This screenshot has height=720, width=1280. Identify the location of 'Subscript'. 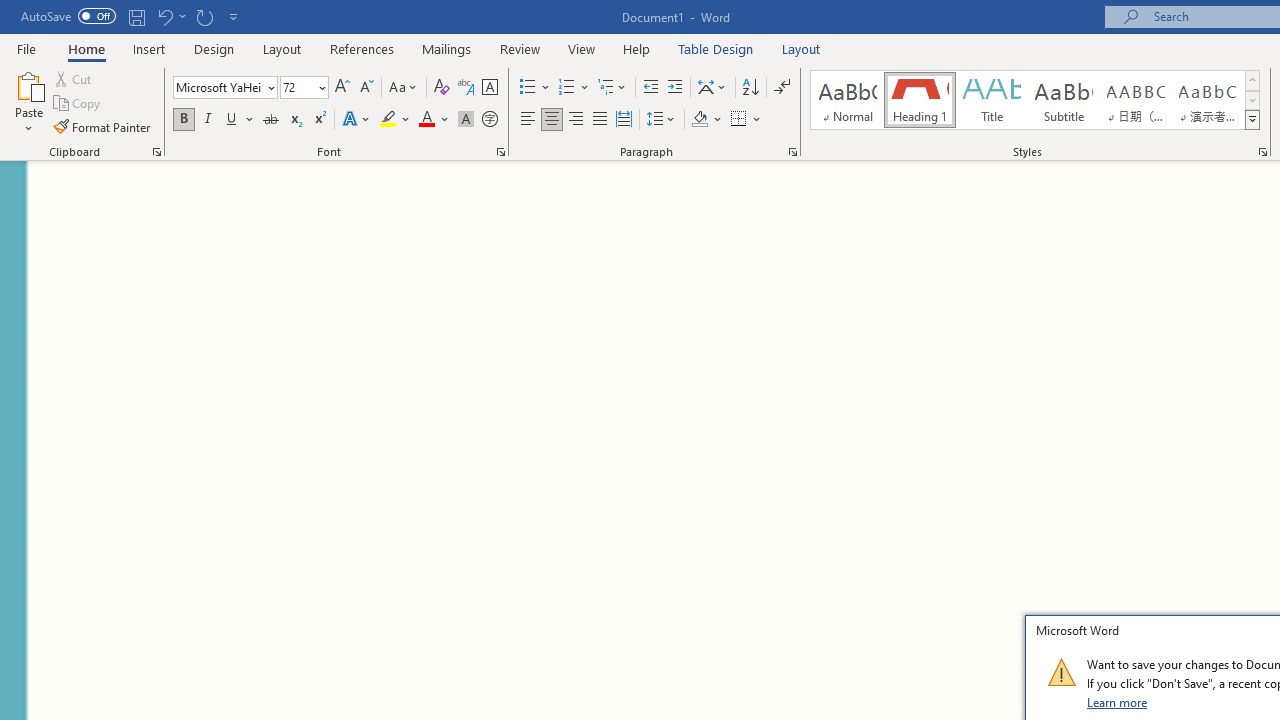
(294, 119).